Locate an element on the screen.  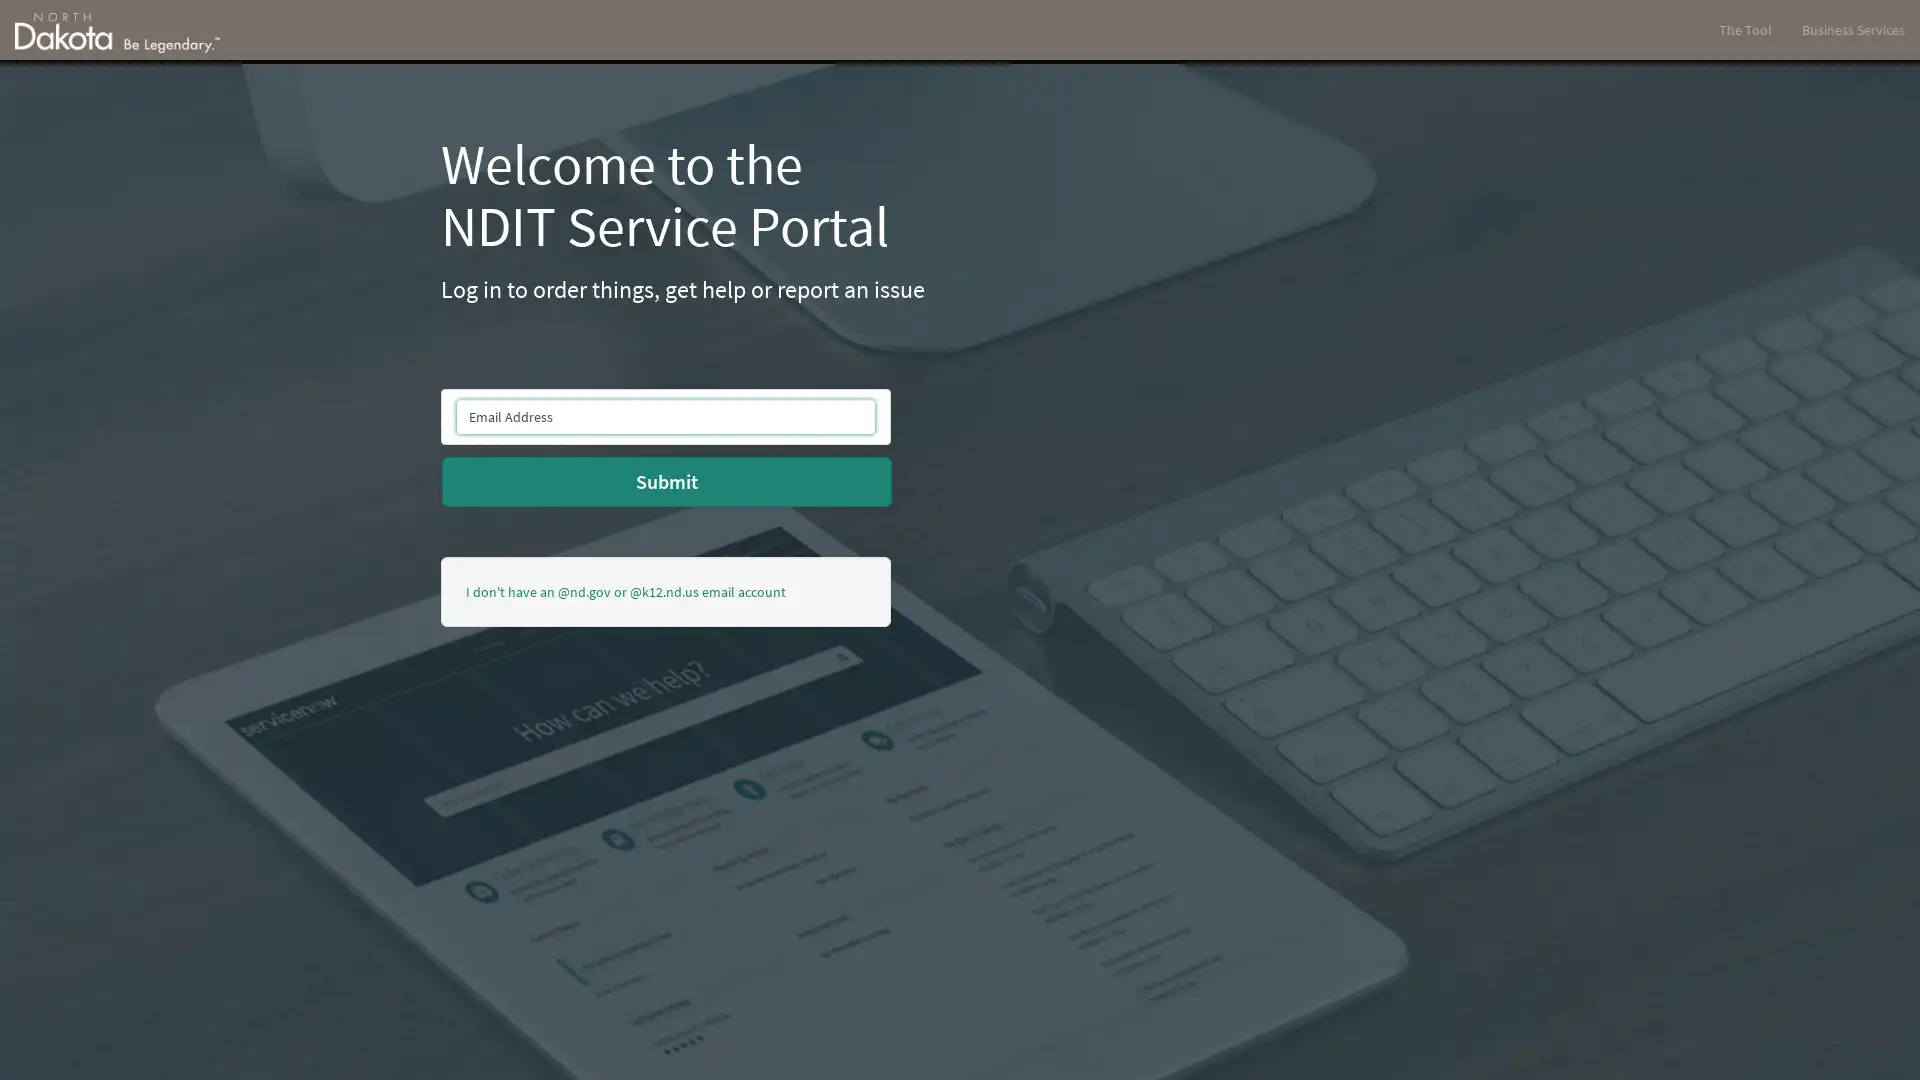
Submit is located at coordinates (666, 481).